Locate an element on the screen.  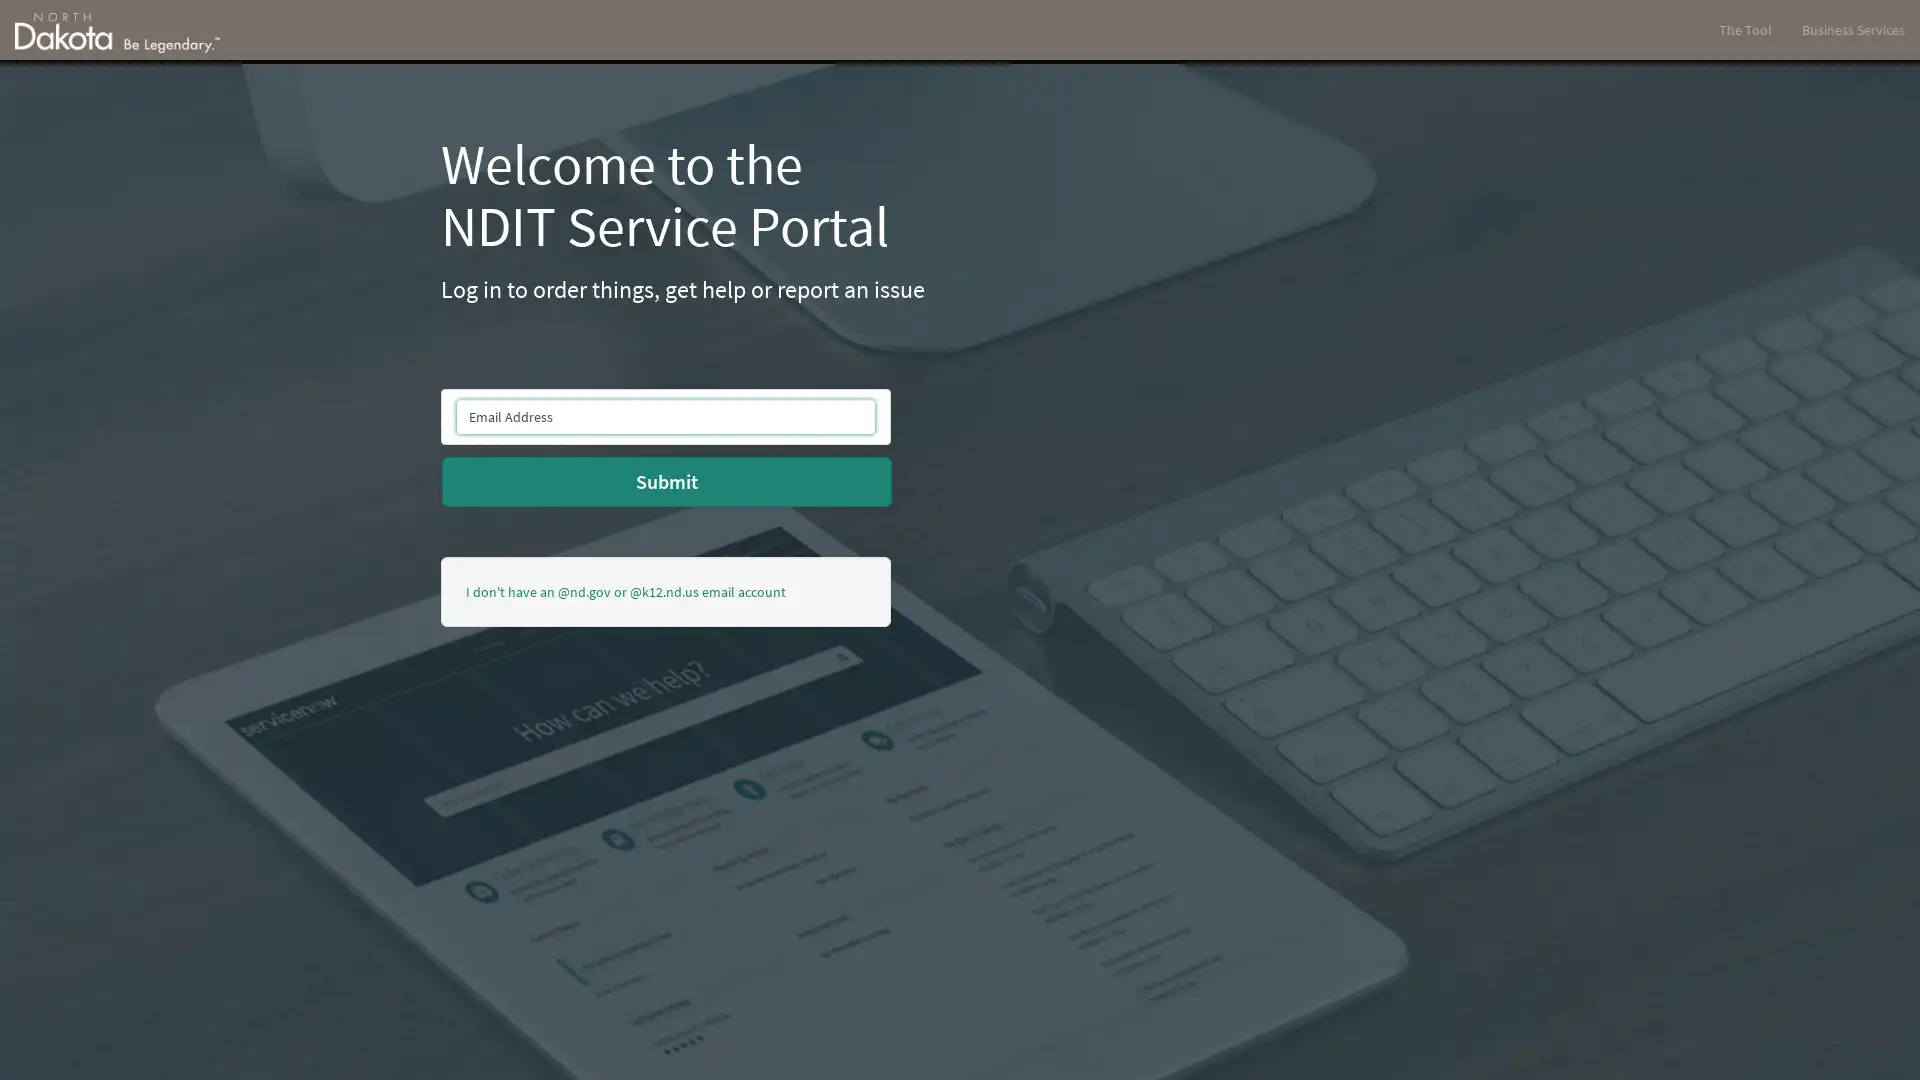
Submit is located at coordinates (666, 481).